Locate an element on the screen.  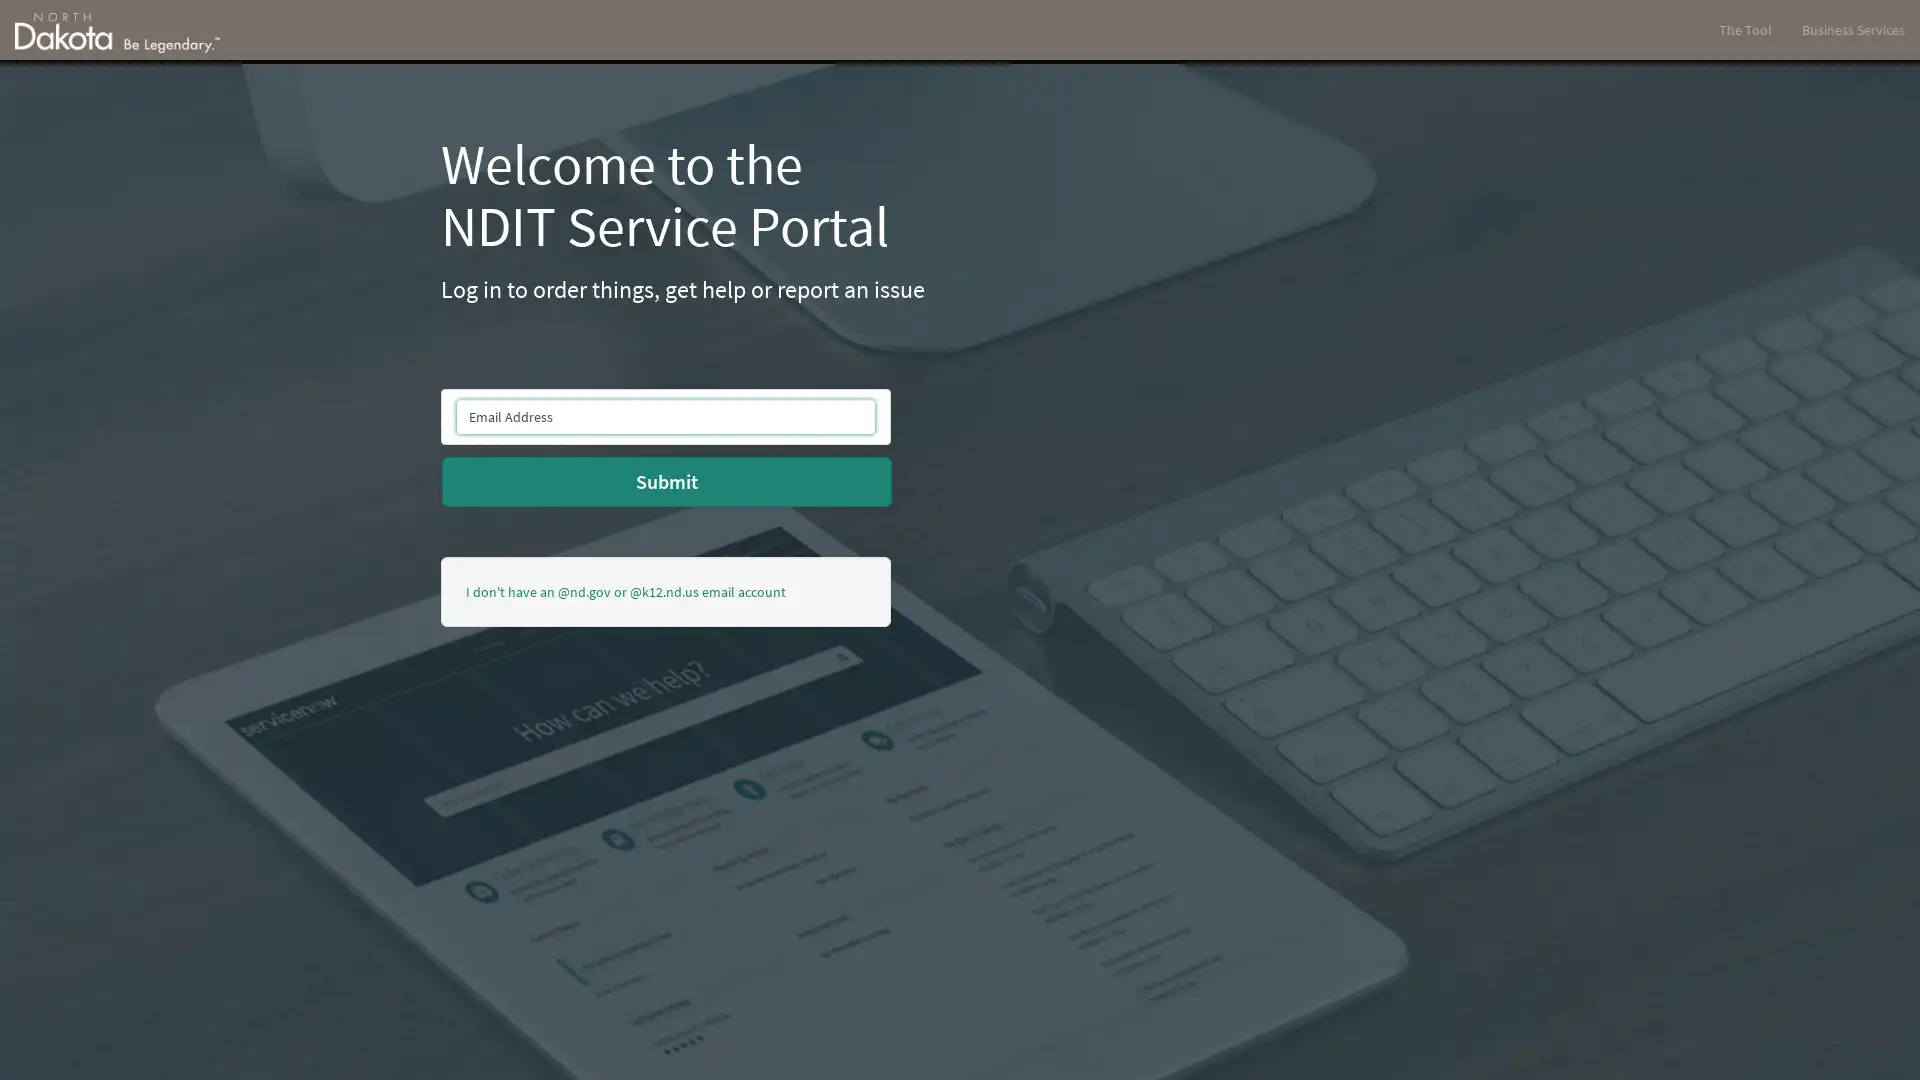
Submit is located at coordinates (666, 481).